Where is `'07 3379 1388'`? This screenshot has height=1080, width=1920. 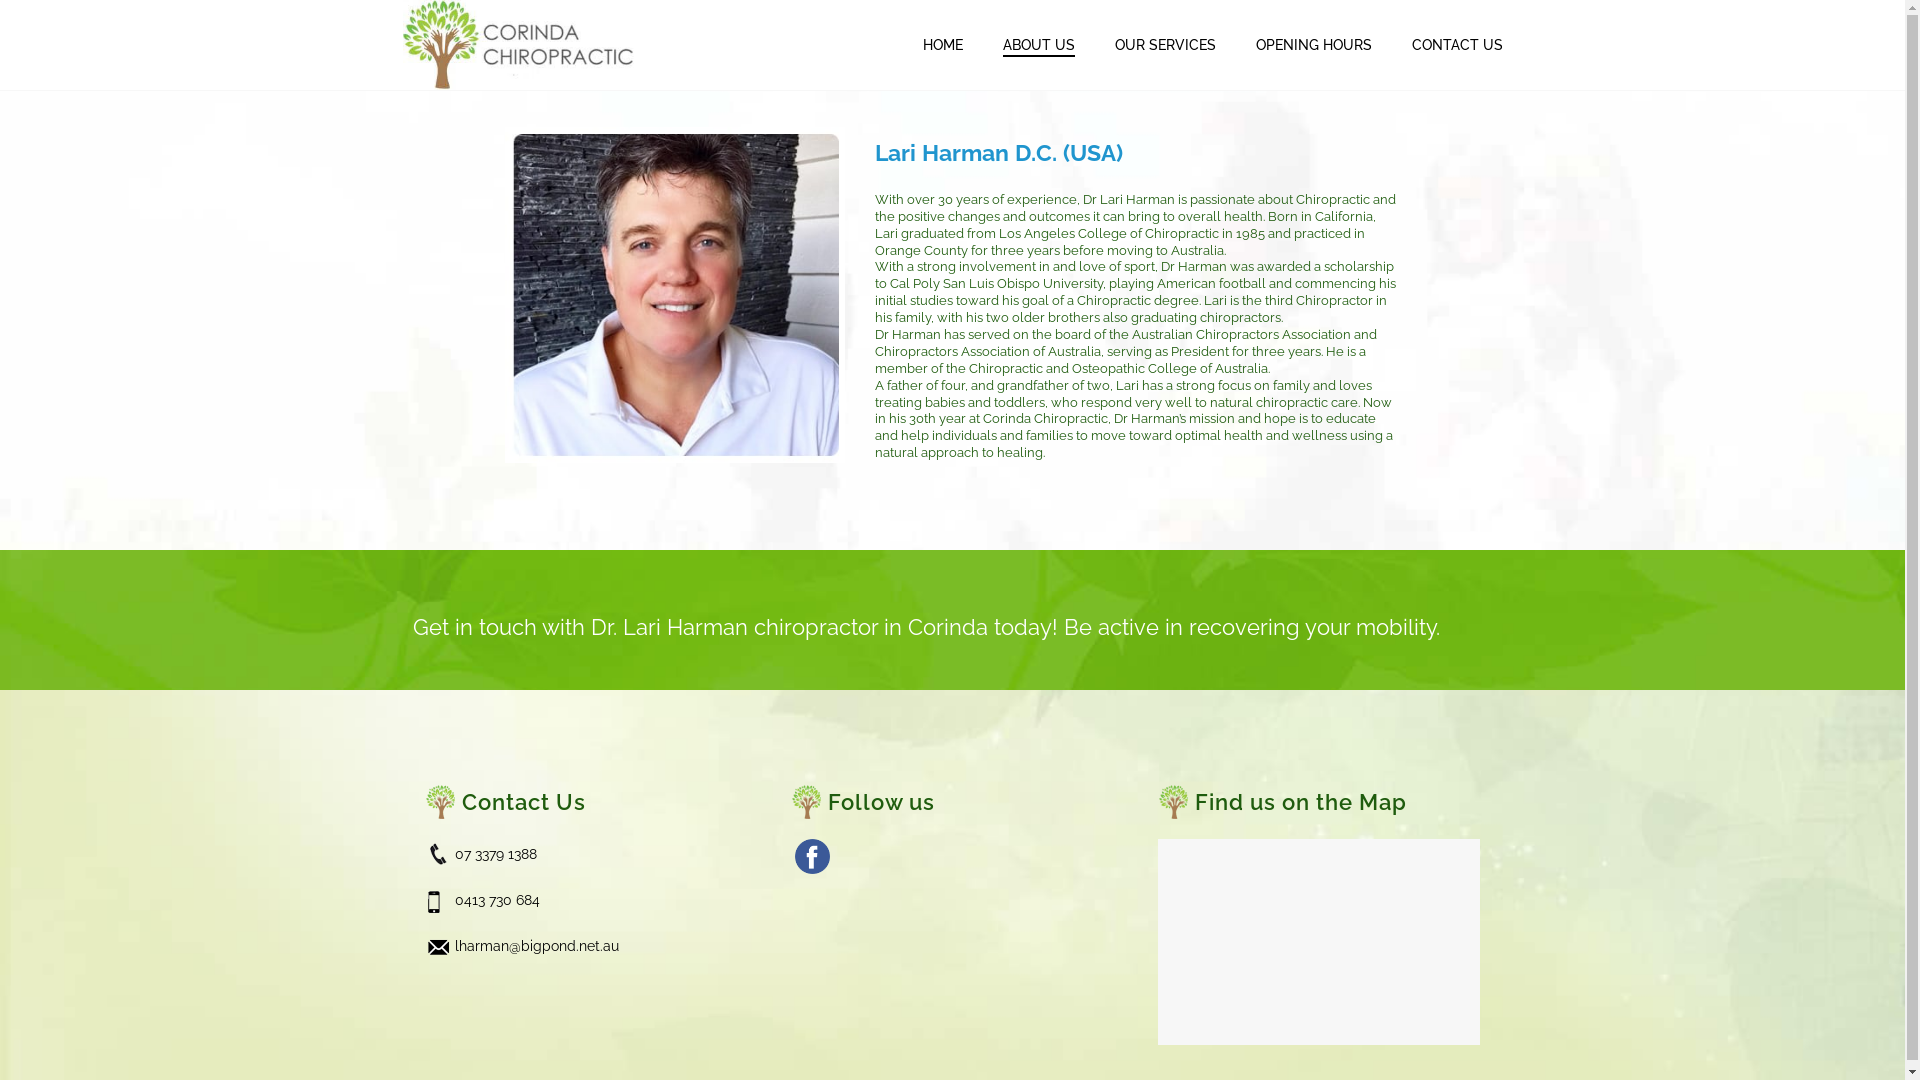
'07 3379 1388' is located at coordinates (453, 853).